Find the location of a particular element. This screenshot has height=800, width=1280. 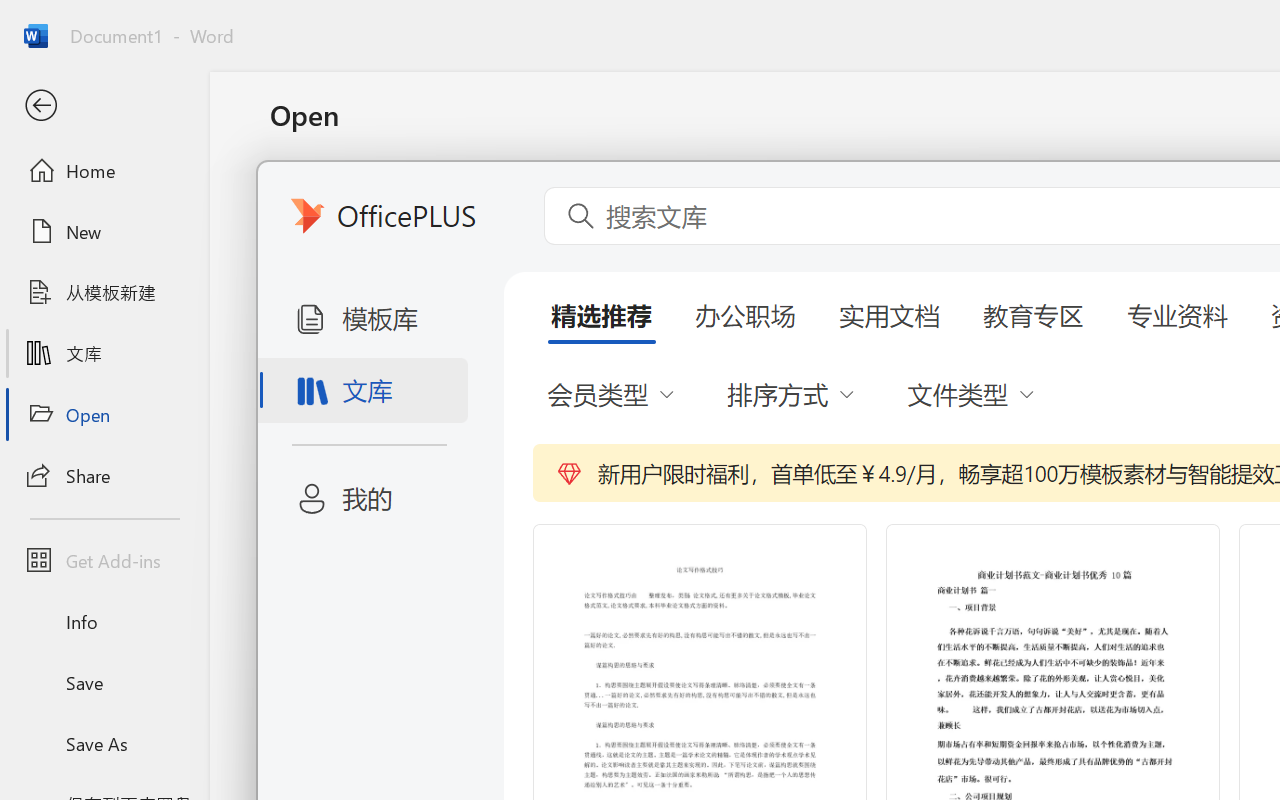

'Save As' is located at coordinates (103, 743).